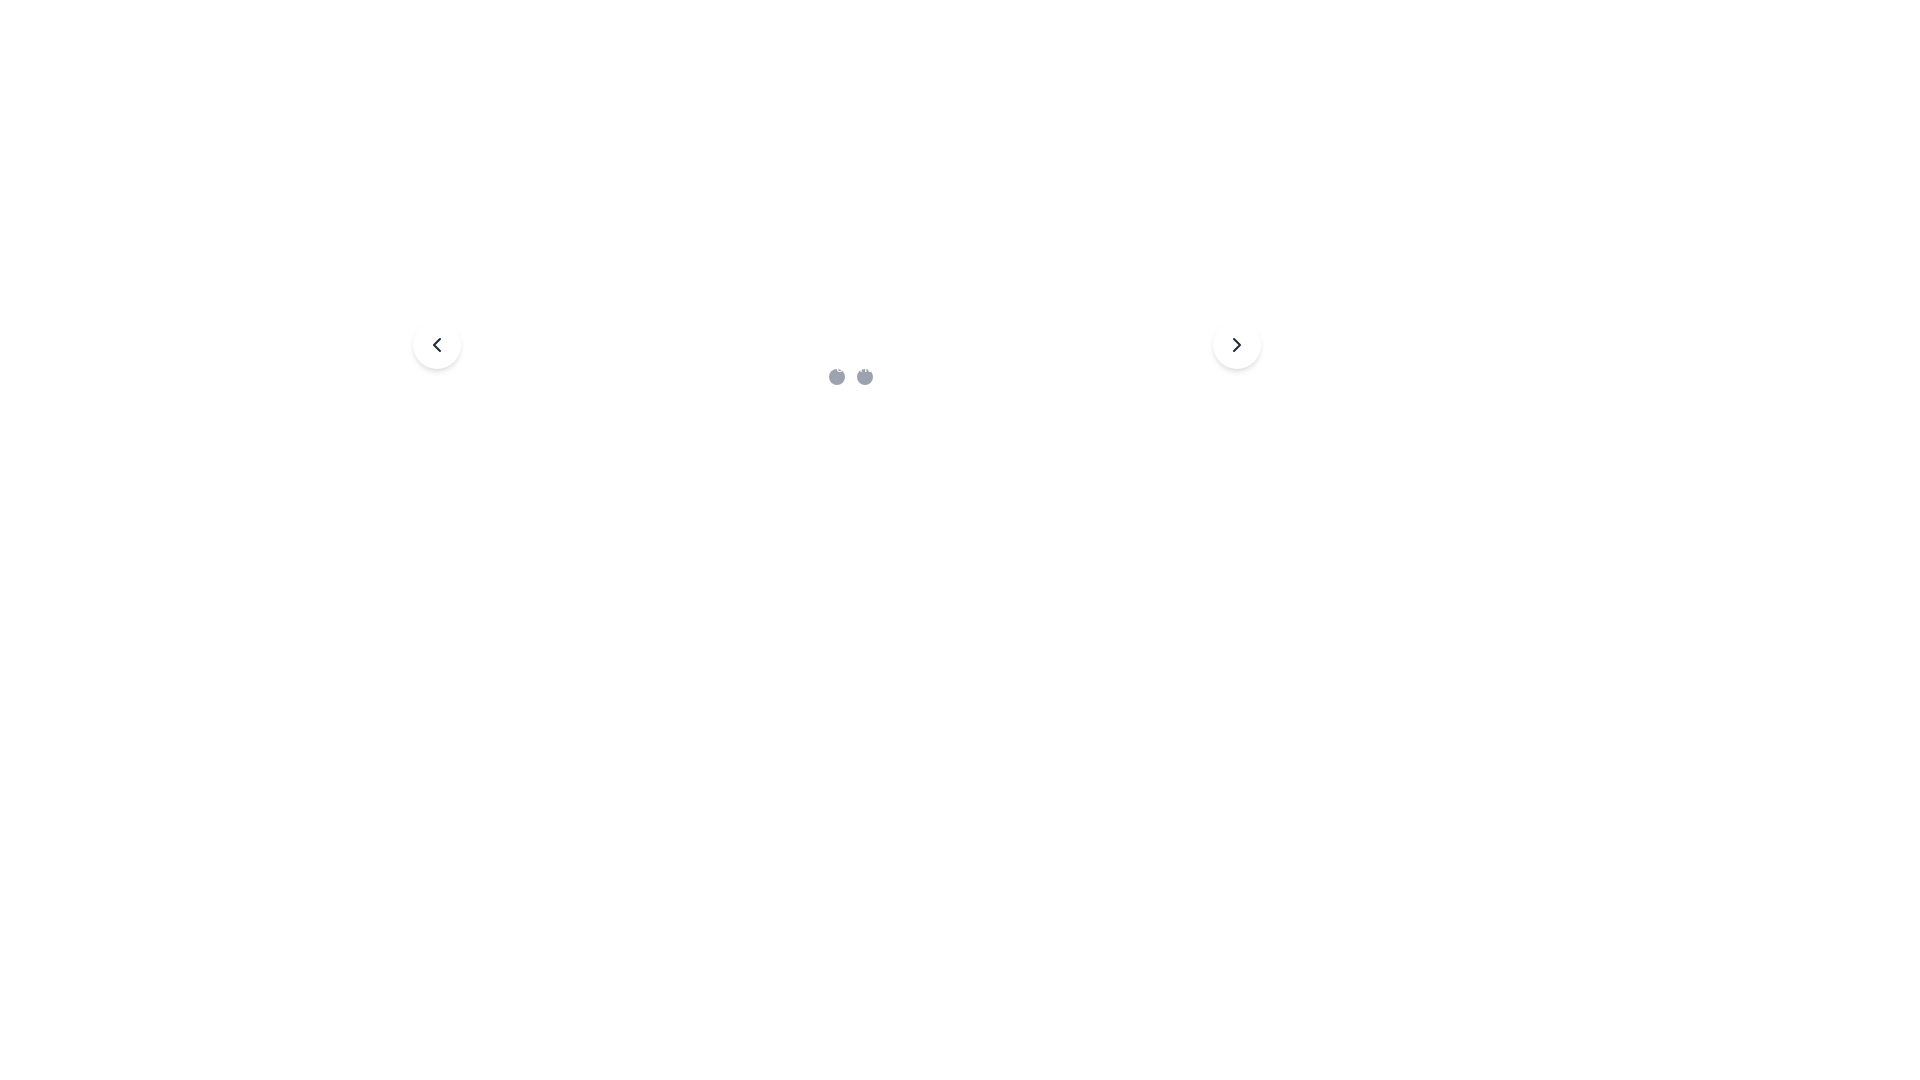  What do you see at coordinates (836, 377) in the screenshot?
I see `the second circular pagination indicator, which is light gray and located in a row of similar circles` at bounding box center [836, 377].